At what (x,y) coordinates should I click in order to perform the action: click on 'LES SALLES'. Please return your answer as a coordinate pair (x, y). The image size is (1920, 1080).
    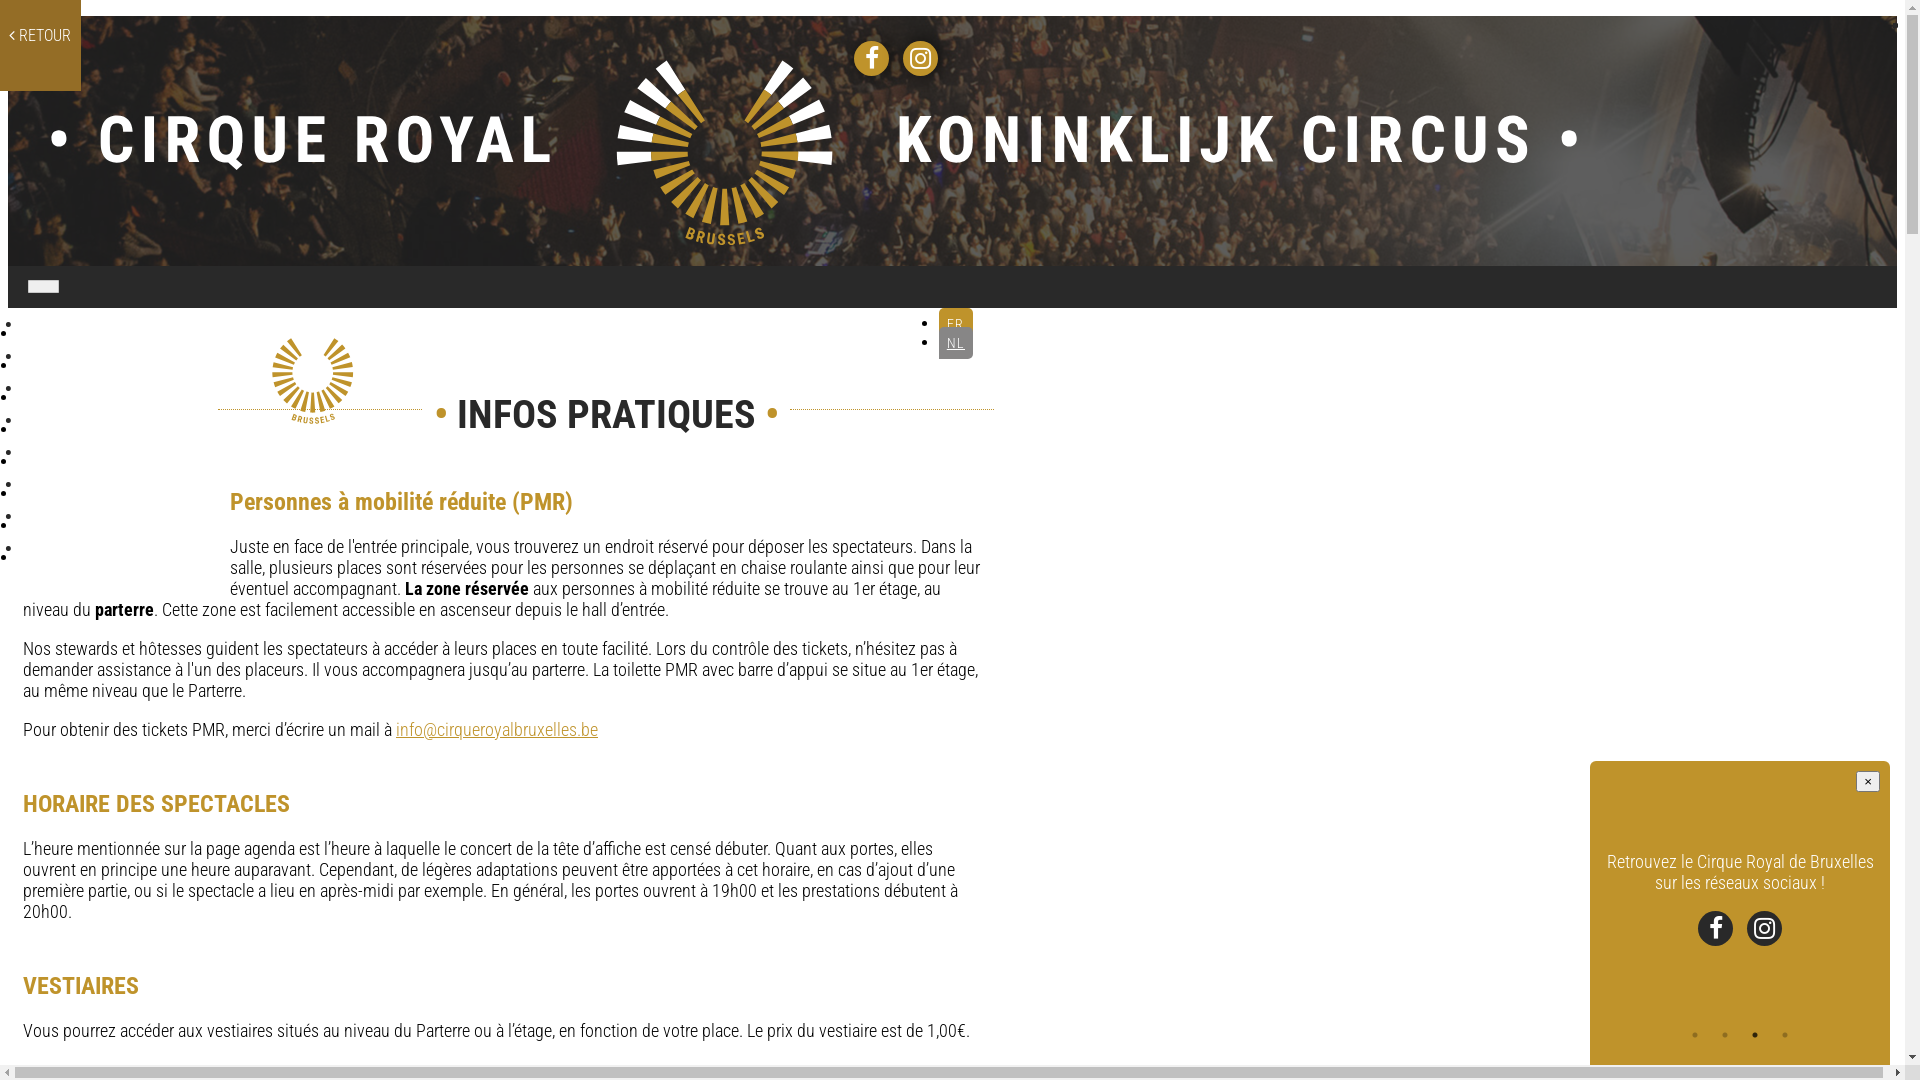
    Looking at the image, I should click on (122, 393).